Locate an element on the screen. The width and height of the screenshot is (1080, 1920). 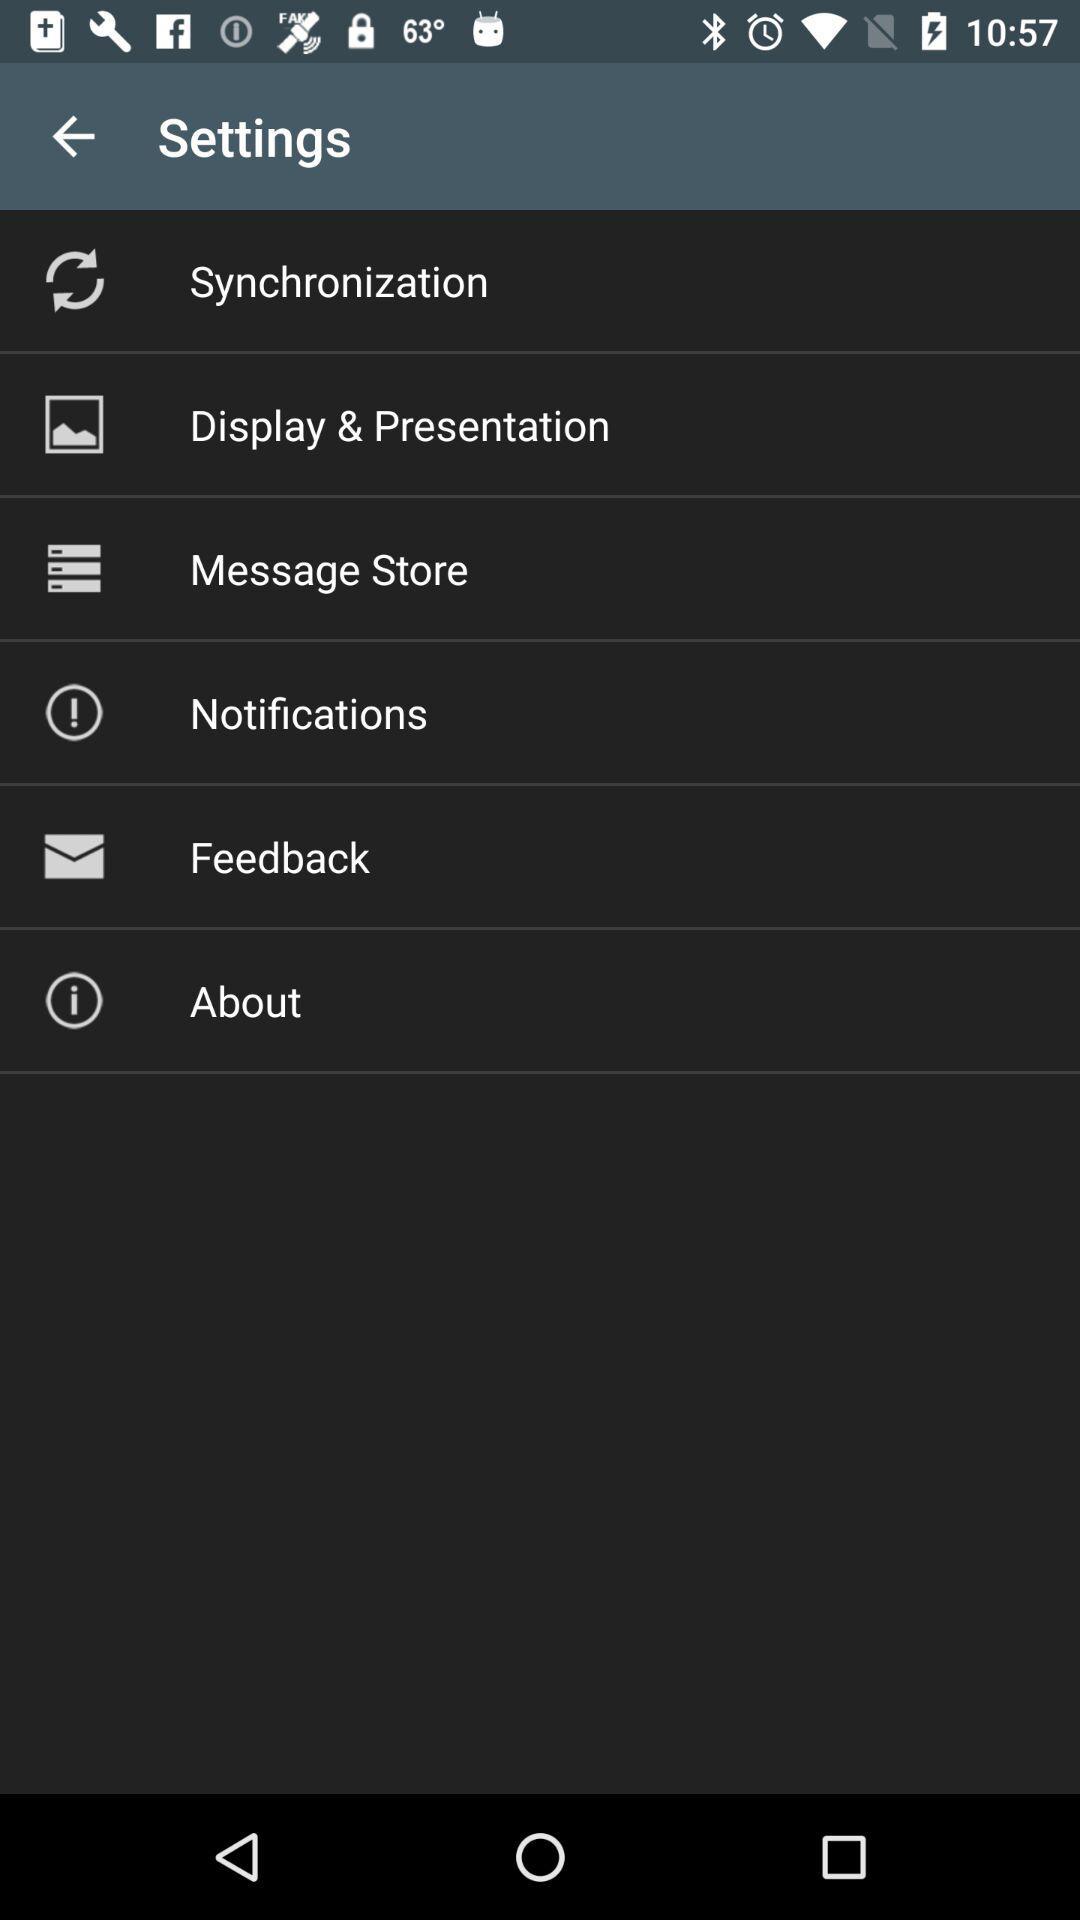
the icon above the about item is located at coordinates (279, 856).